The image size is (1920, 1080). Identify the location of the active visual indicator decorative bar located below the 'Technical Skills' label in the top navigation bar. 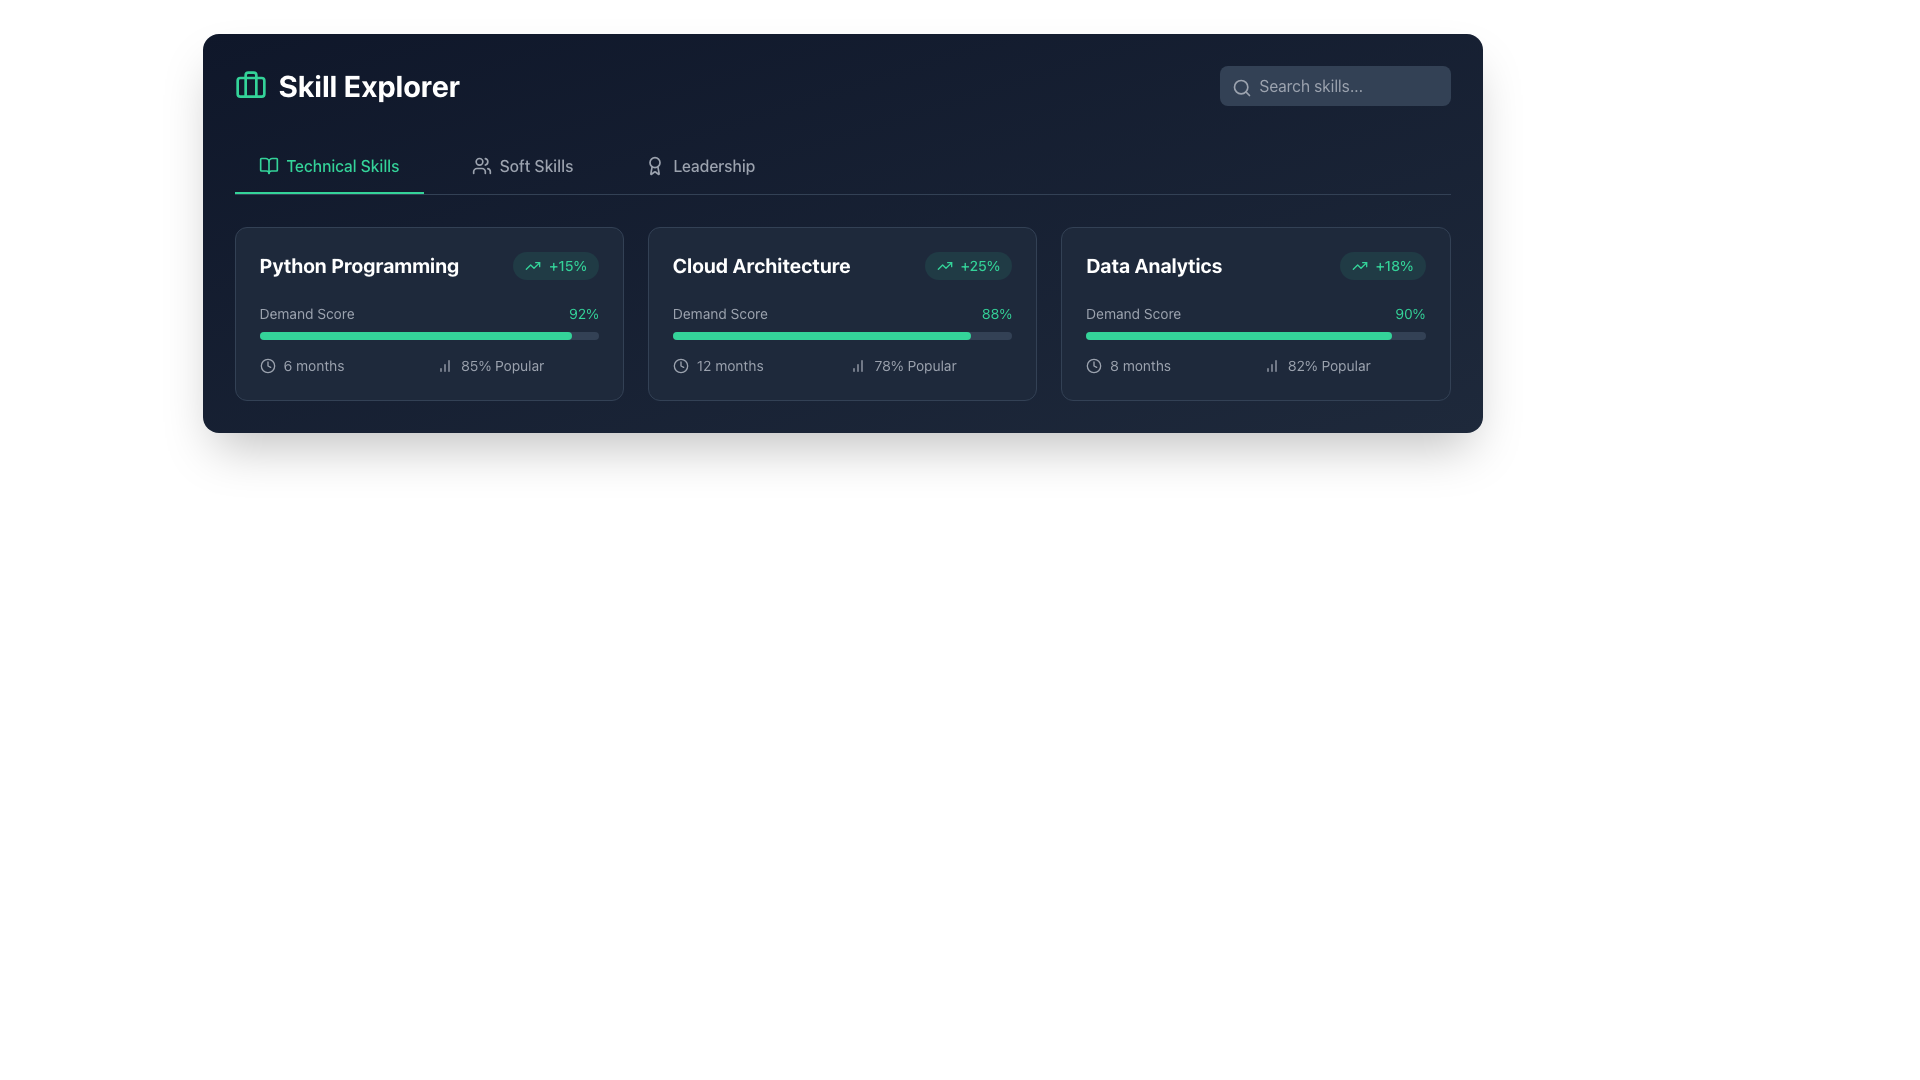
(329, 192).